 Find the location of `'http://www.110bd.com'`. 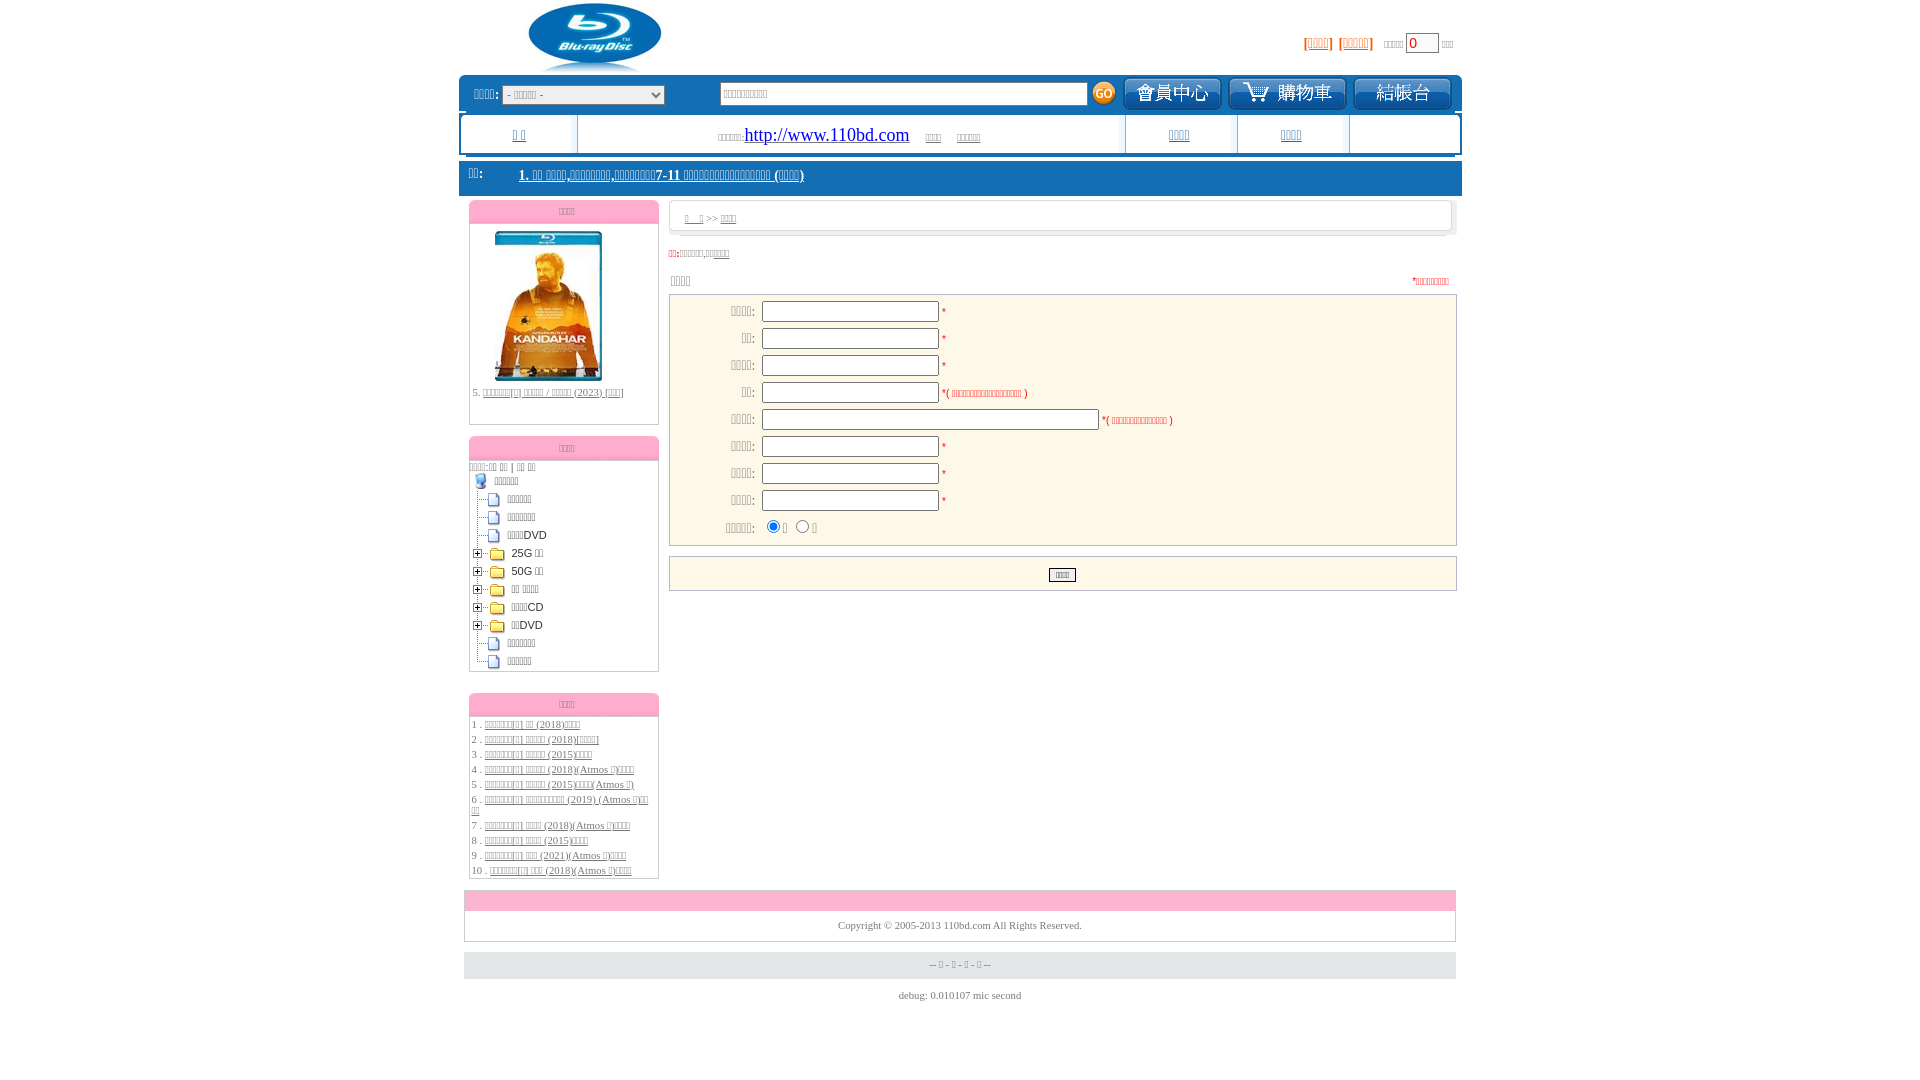

'http://www.110bd.com' is located at coordinates (826, 136).